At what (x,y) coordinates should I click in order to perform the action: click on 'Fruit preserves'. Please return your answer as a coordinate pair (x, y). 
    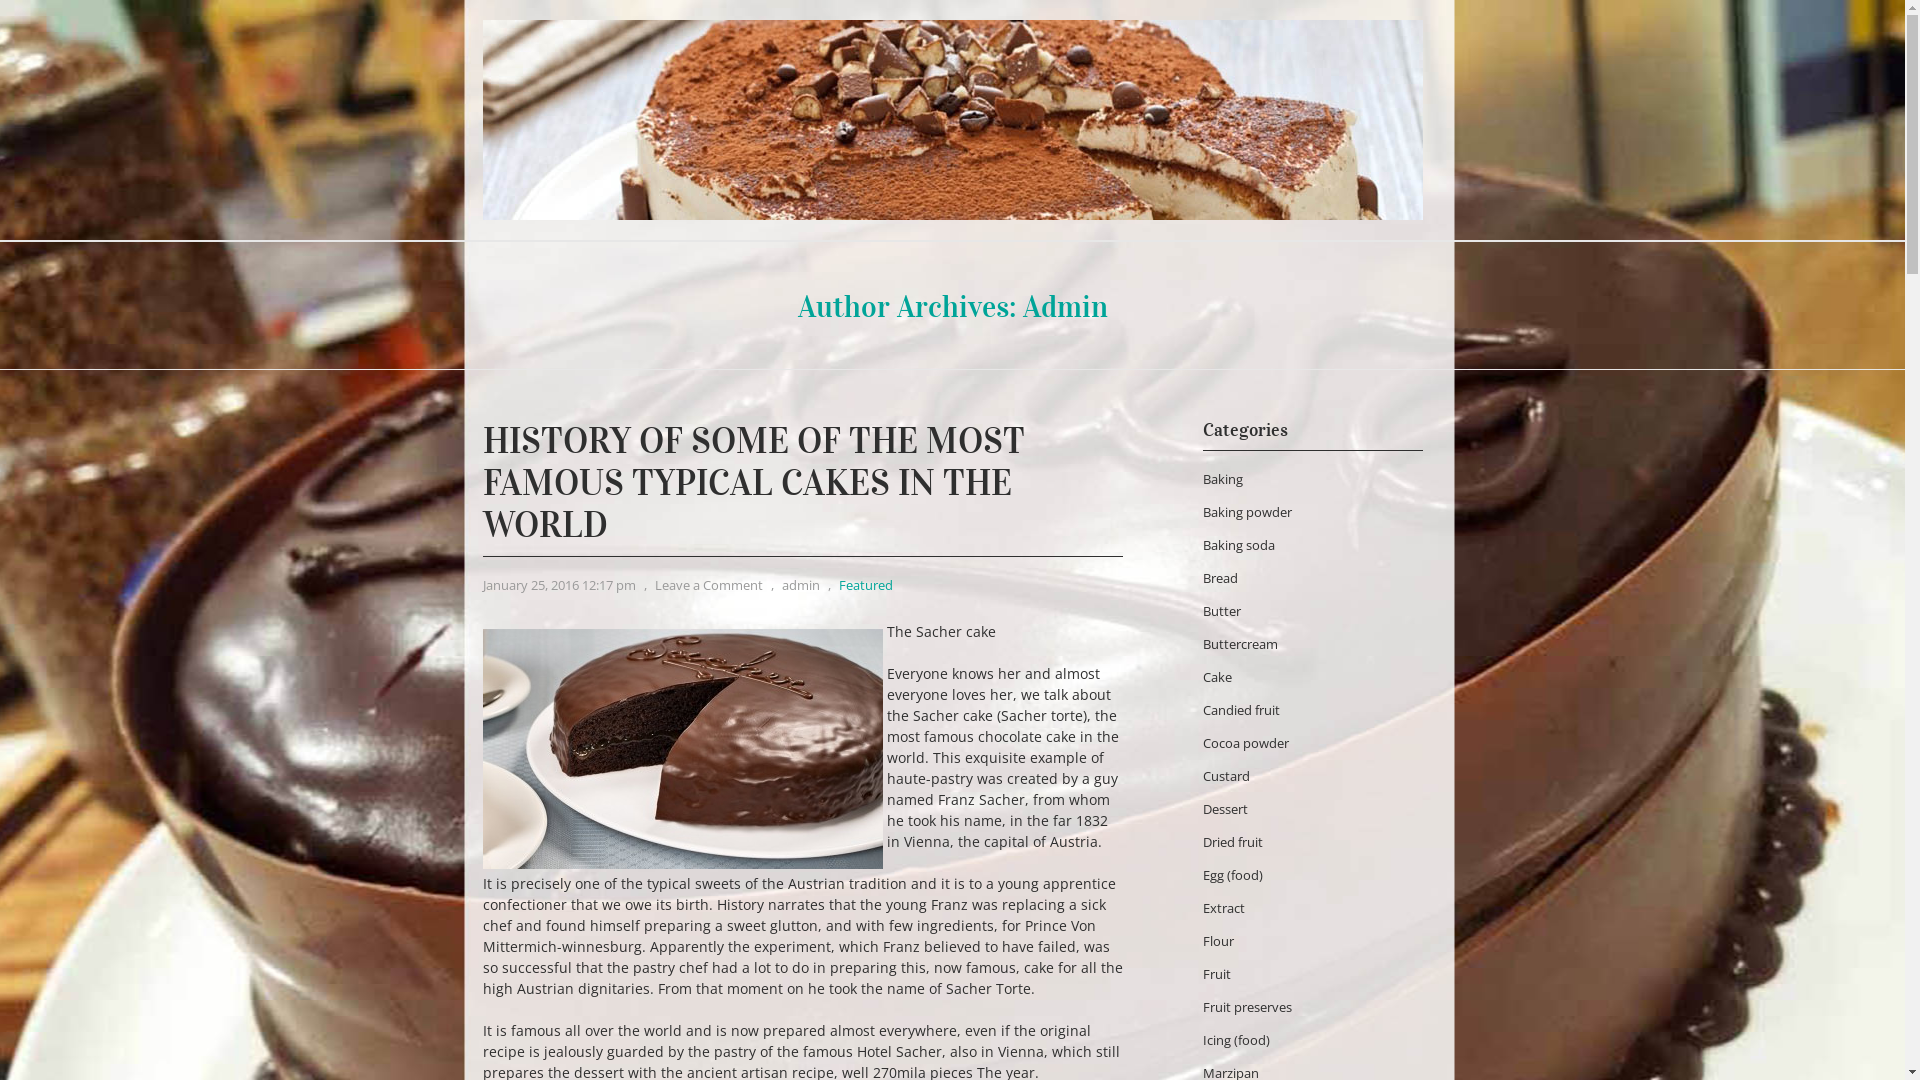
    Looking at the image, I should click on (1245, 1006).